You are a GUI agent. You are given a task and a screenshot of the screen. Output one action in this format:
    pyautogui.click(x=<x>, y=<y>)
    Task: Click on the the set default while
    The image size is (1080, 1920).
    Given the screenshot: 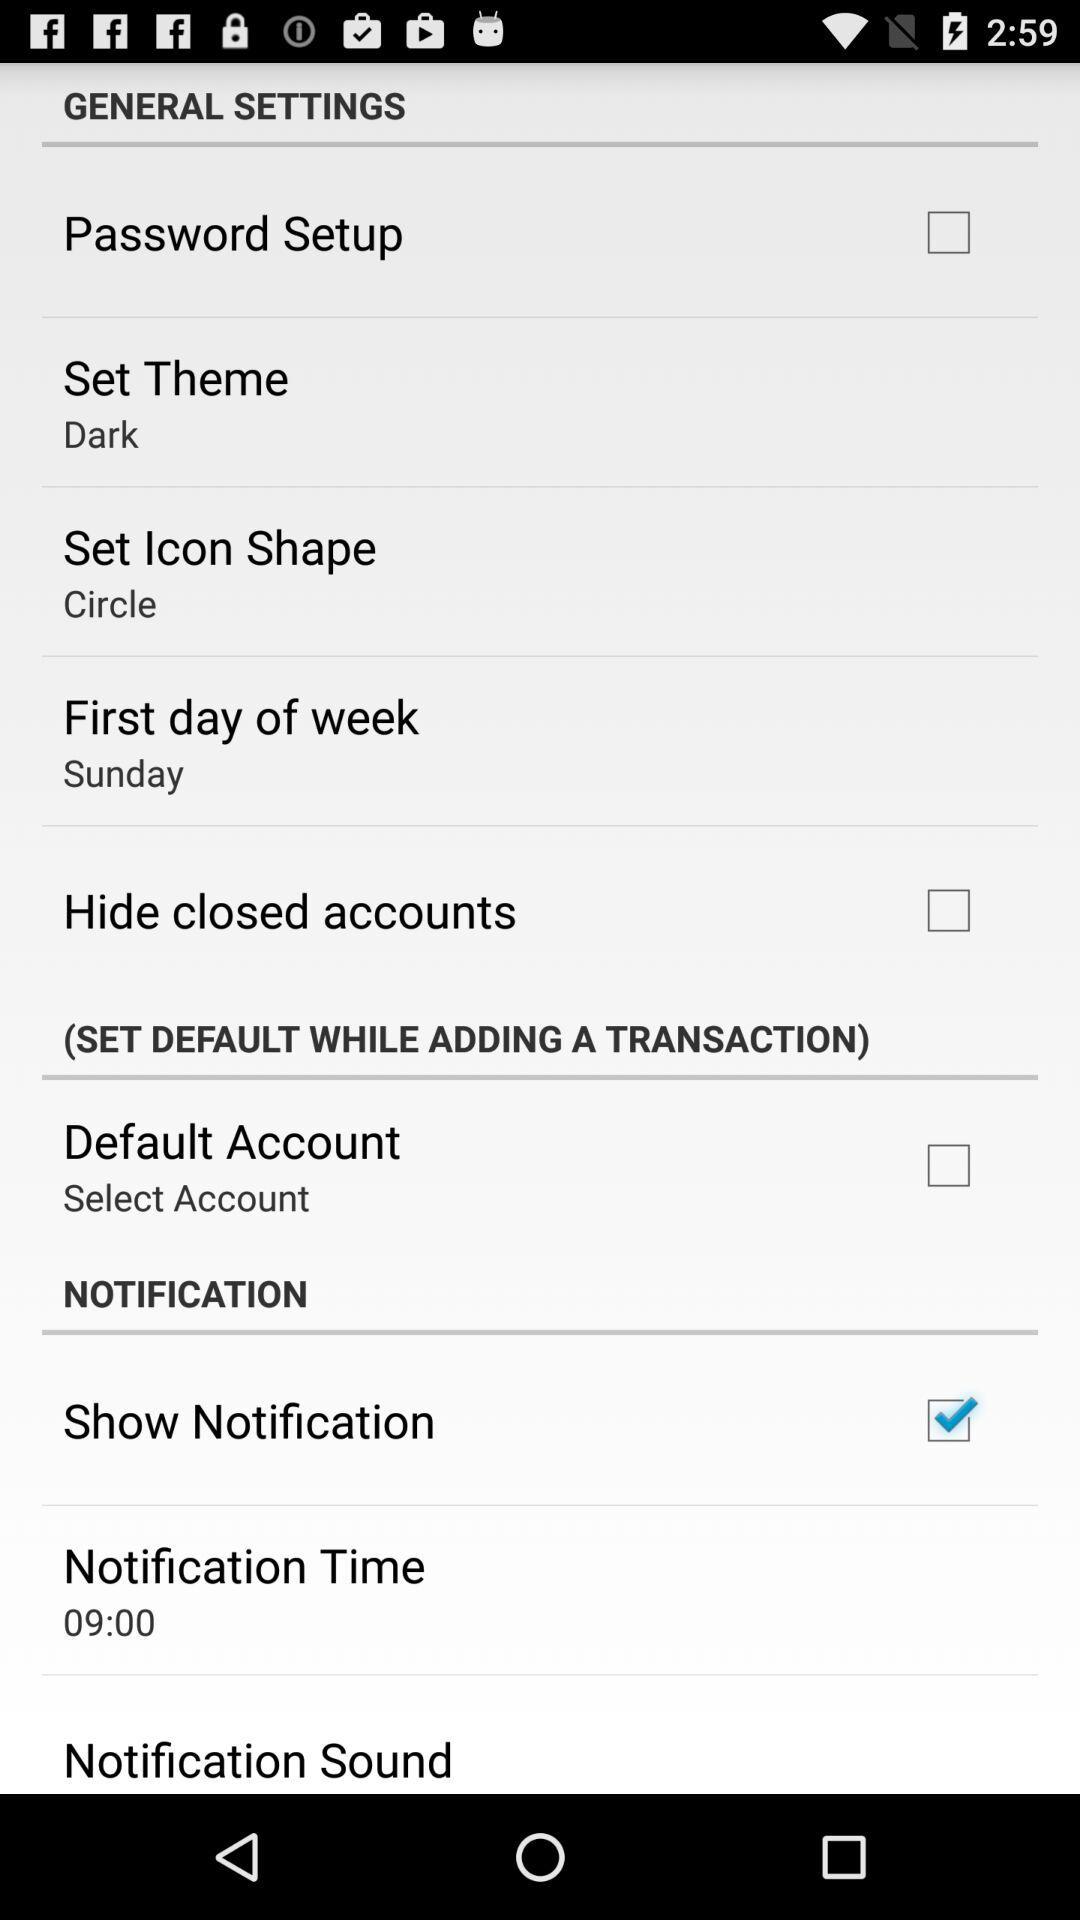 What is the action you would take?
    pyautogui.click(x=540, y=1037)
    